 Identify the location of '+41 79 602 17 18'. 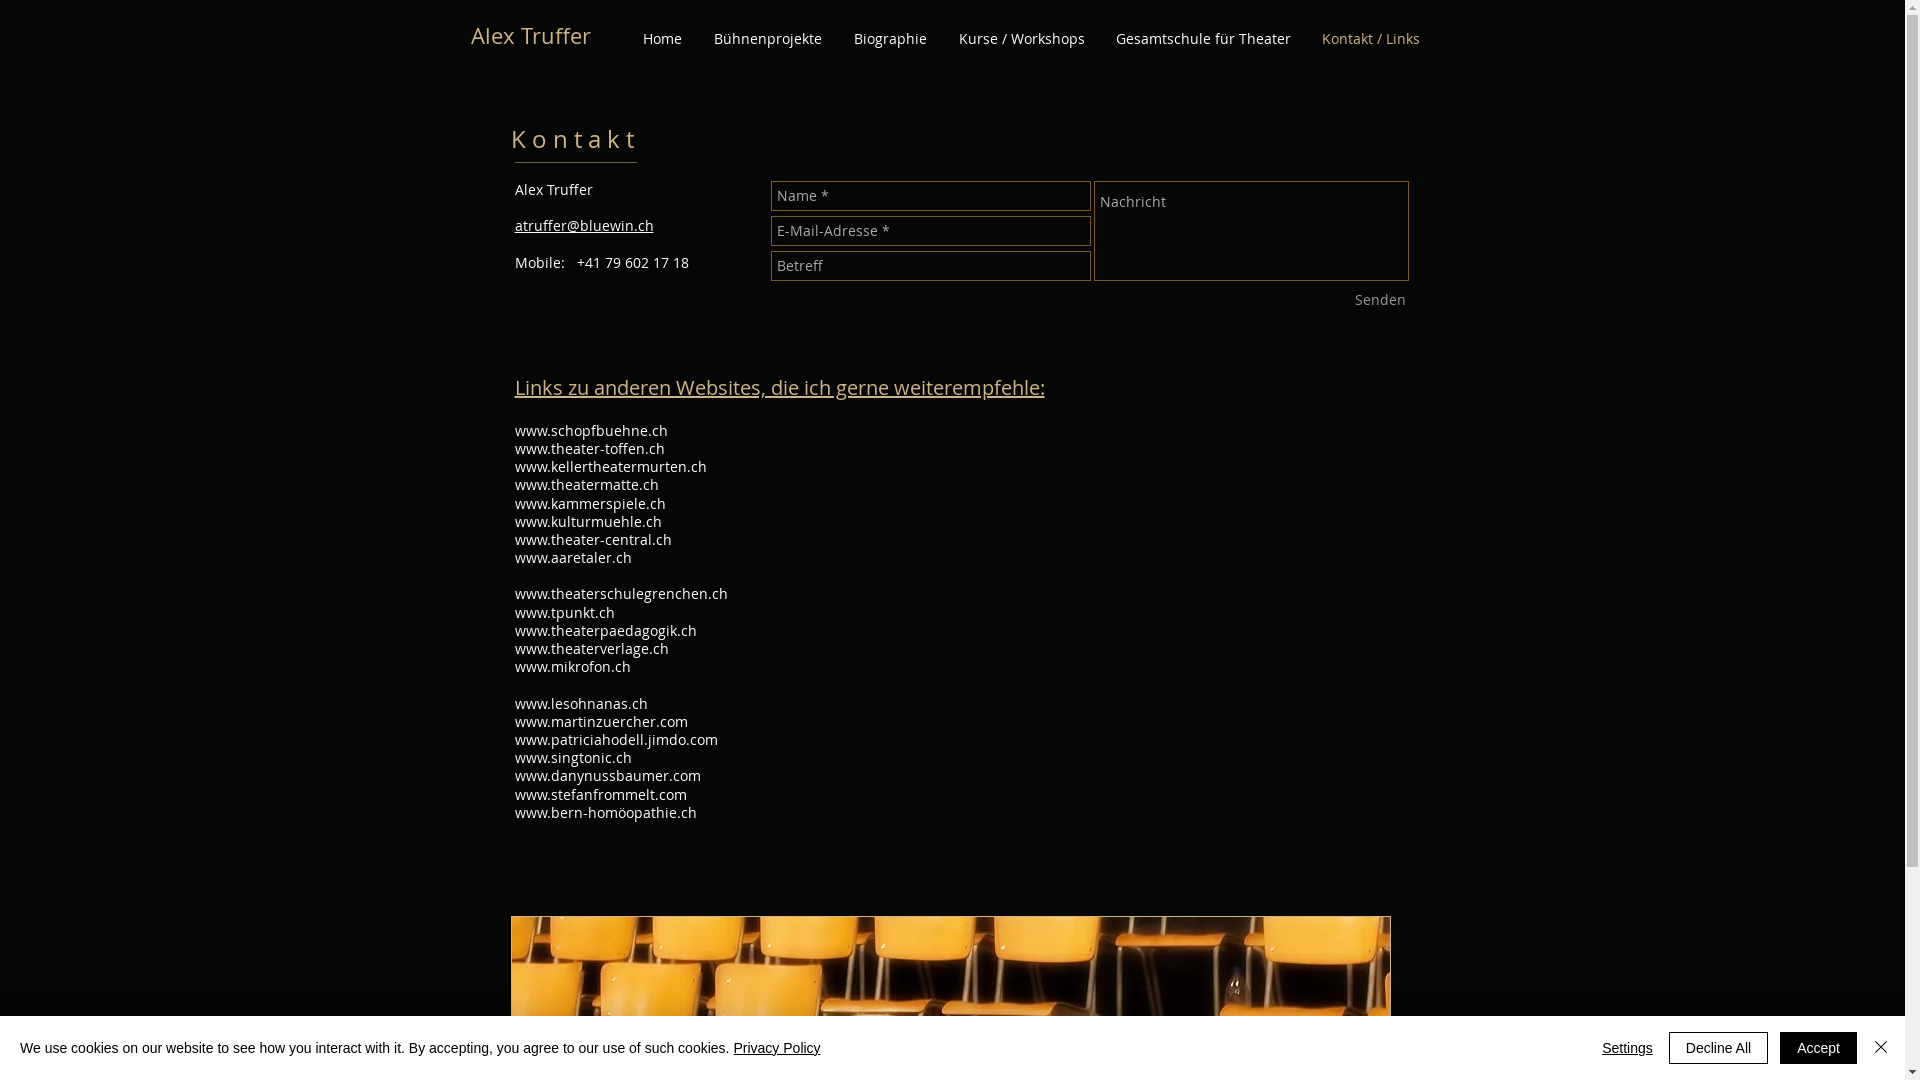
(570, 261).